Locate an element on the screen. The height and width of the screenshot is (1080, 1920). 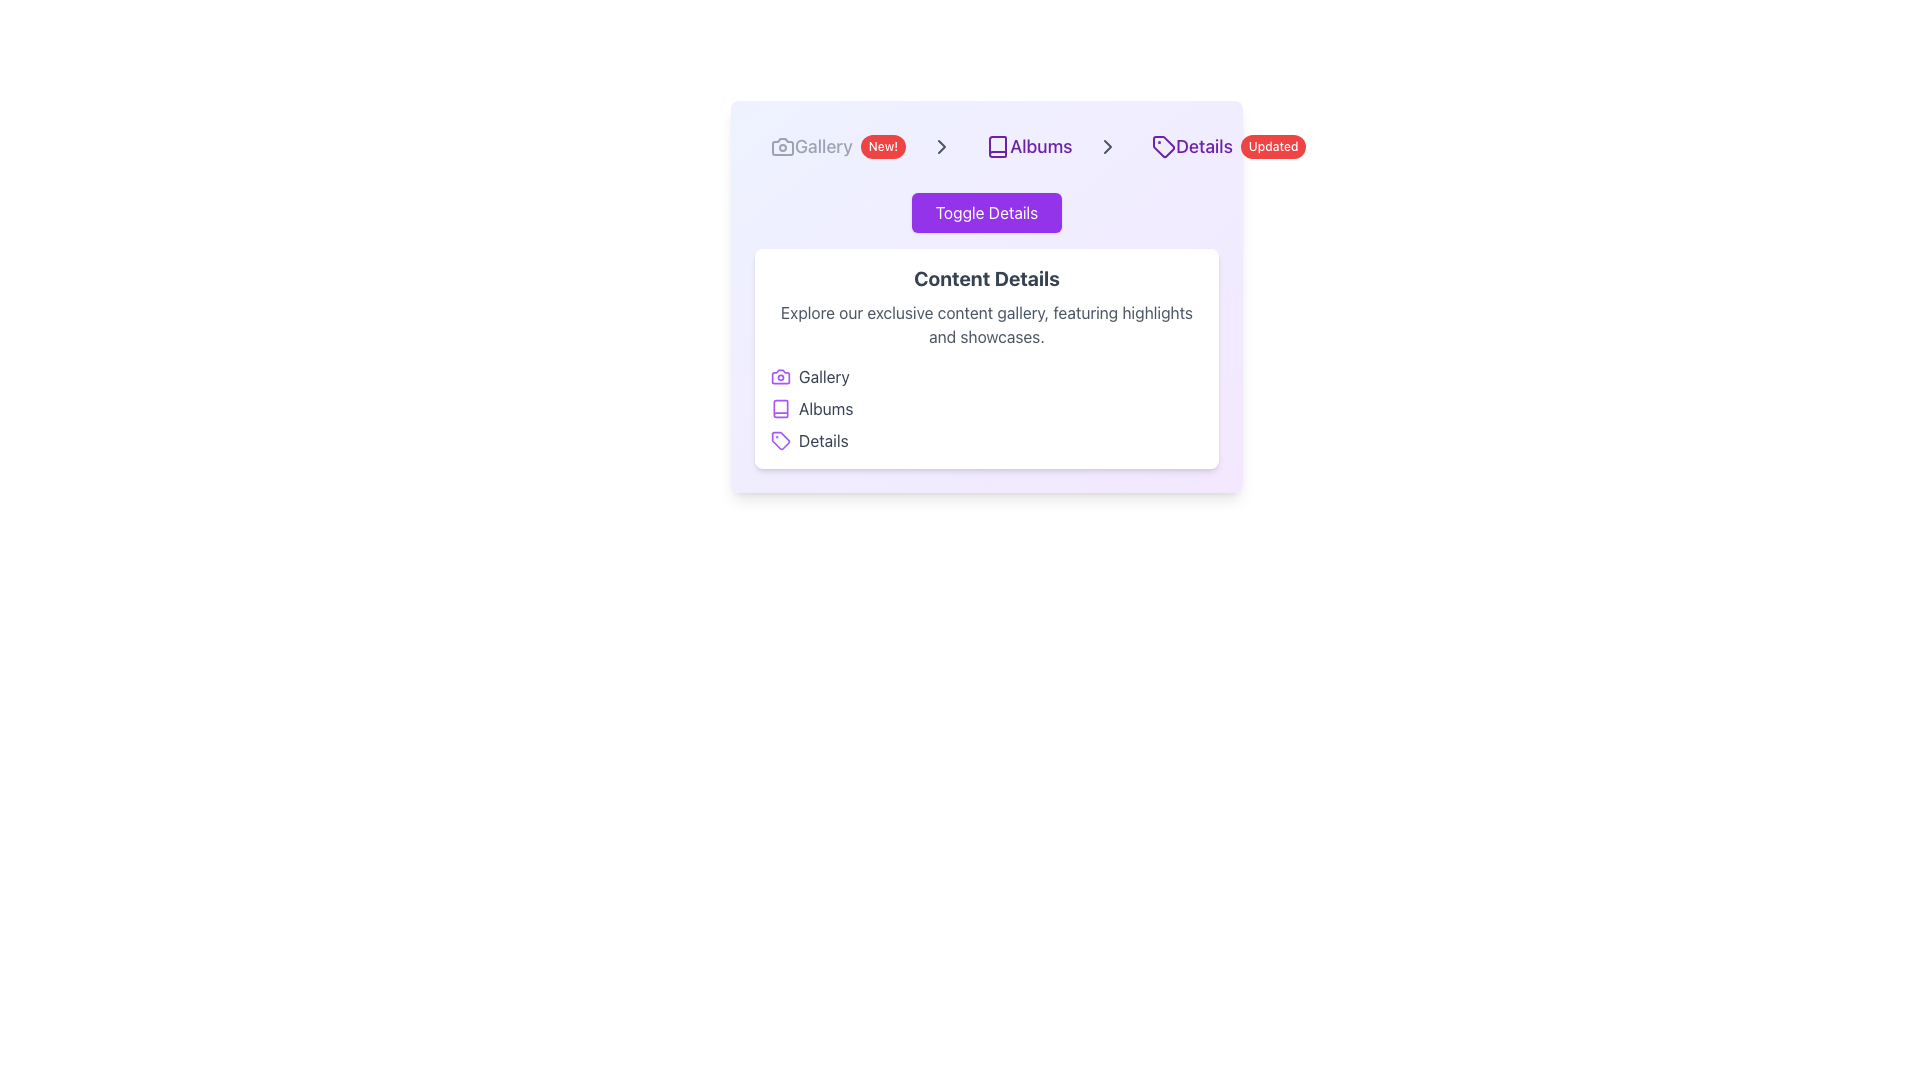
the Gallery Icon located in the top-left section of the navigation bar is located at coordinates (781, 145).